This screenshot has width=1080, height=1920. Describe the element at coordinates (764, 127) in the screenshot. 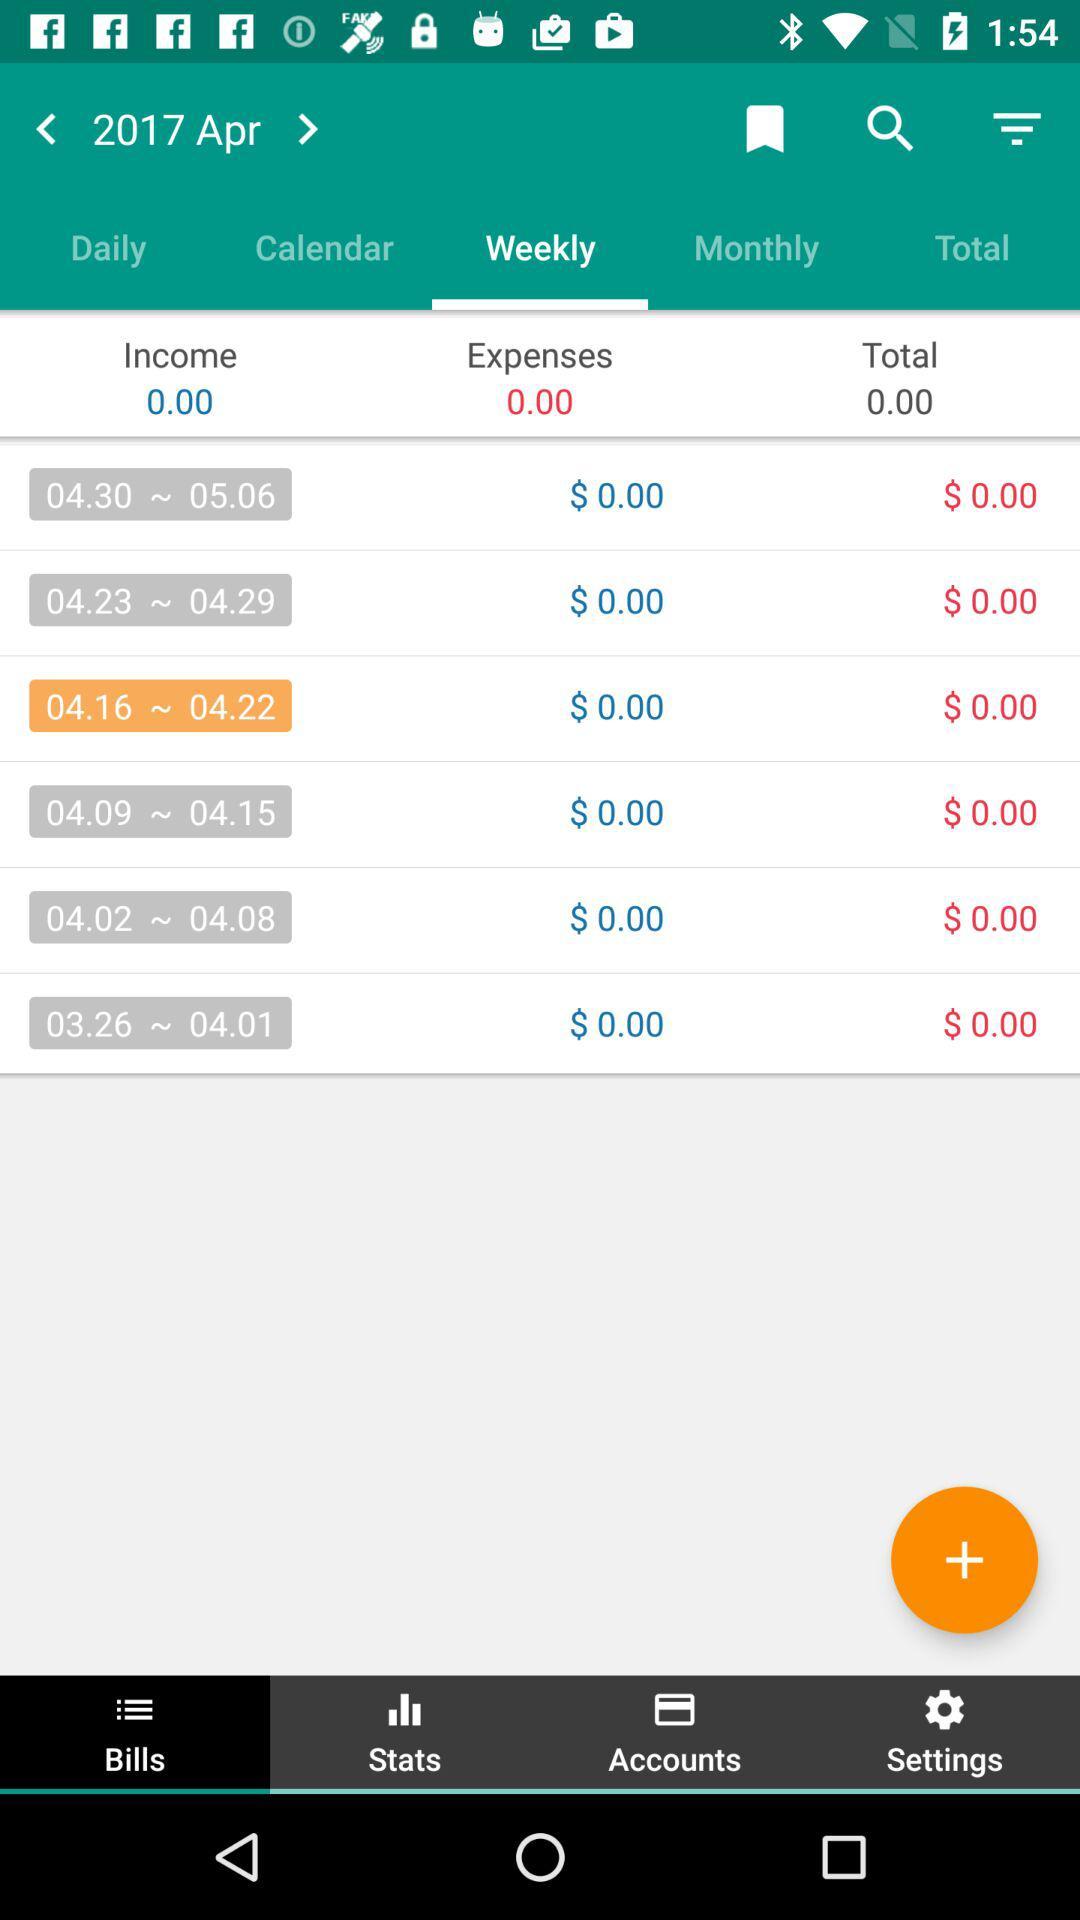

I see `the icon above monthly icon` at that location.